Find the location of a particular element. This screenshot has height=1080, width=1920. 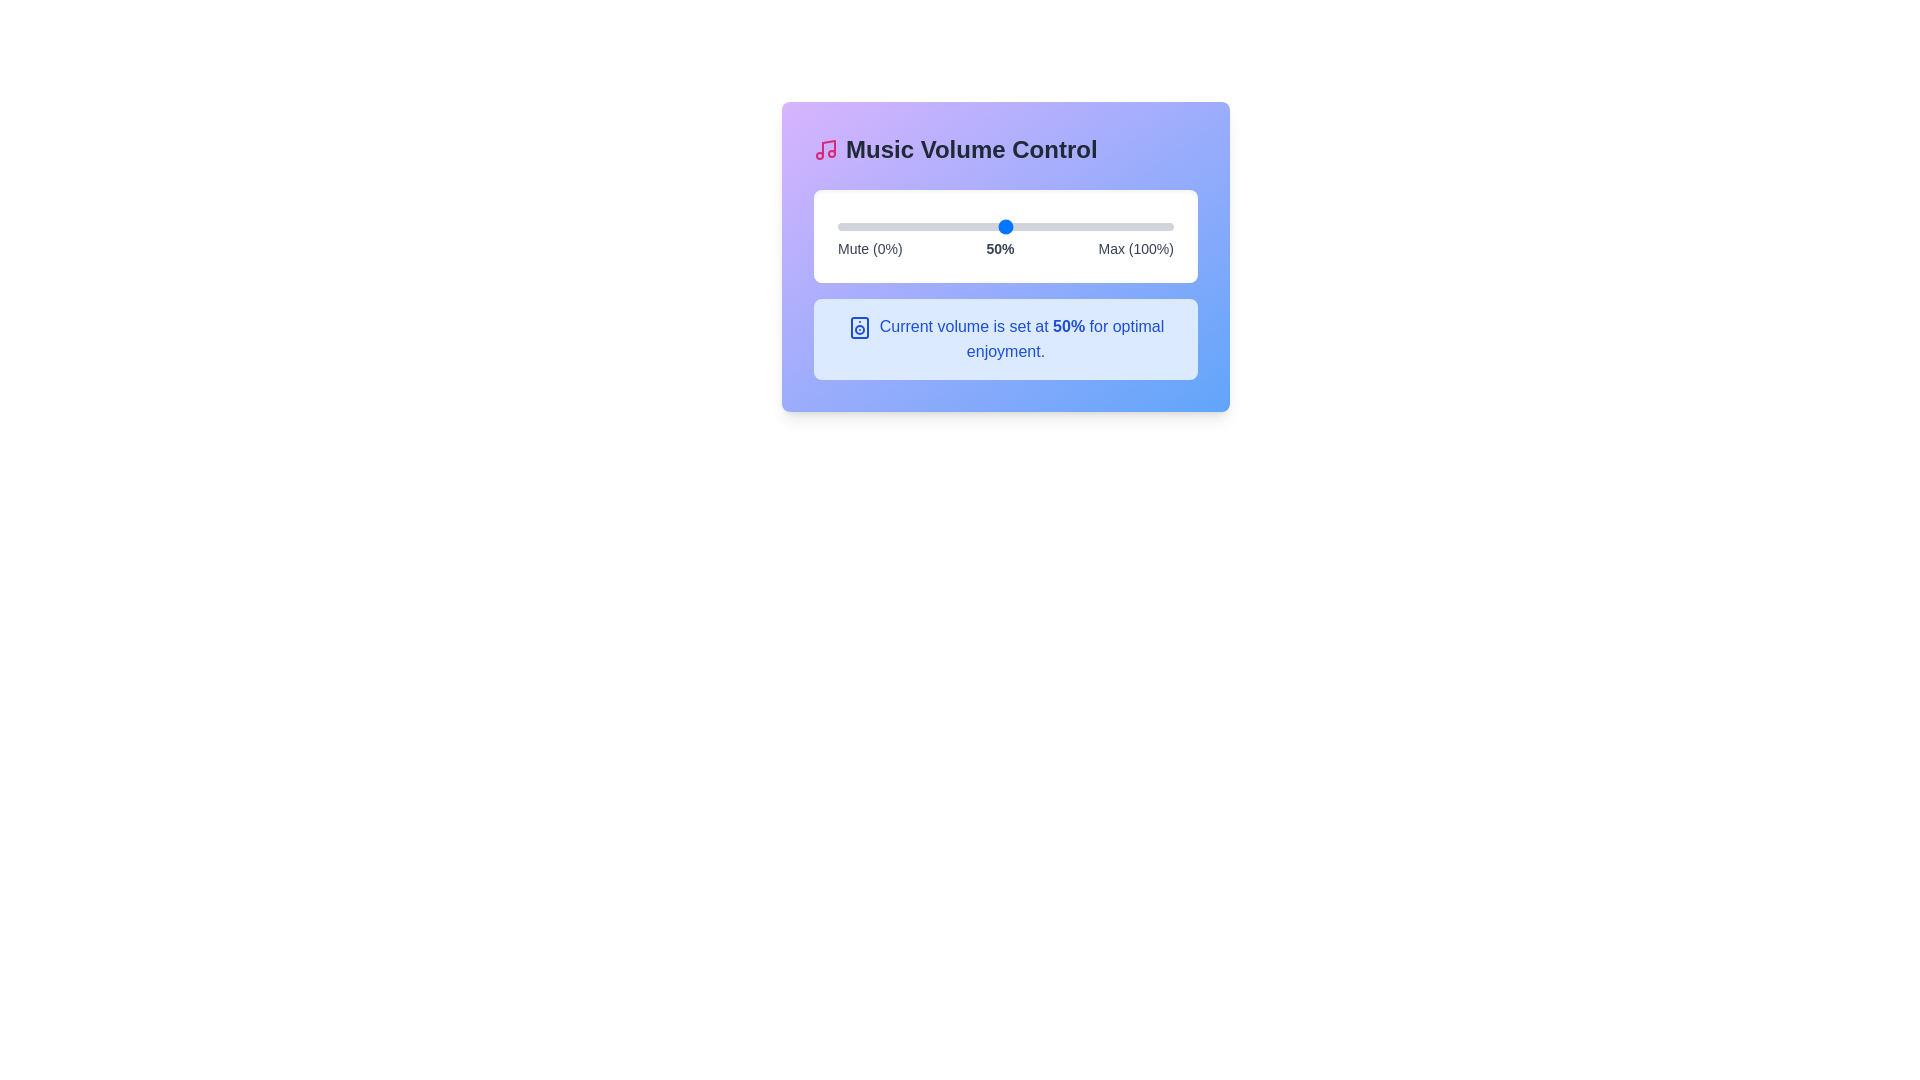

the volume slider to set the volume to 74% is located at coordinates (1085, 226).